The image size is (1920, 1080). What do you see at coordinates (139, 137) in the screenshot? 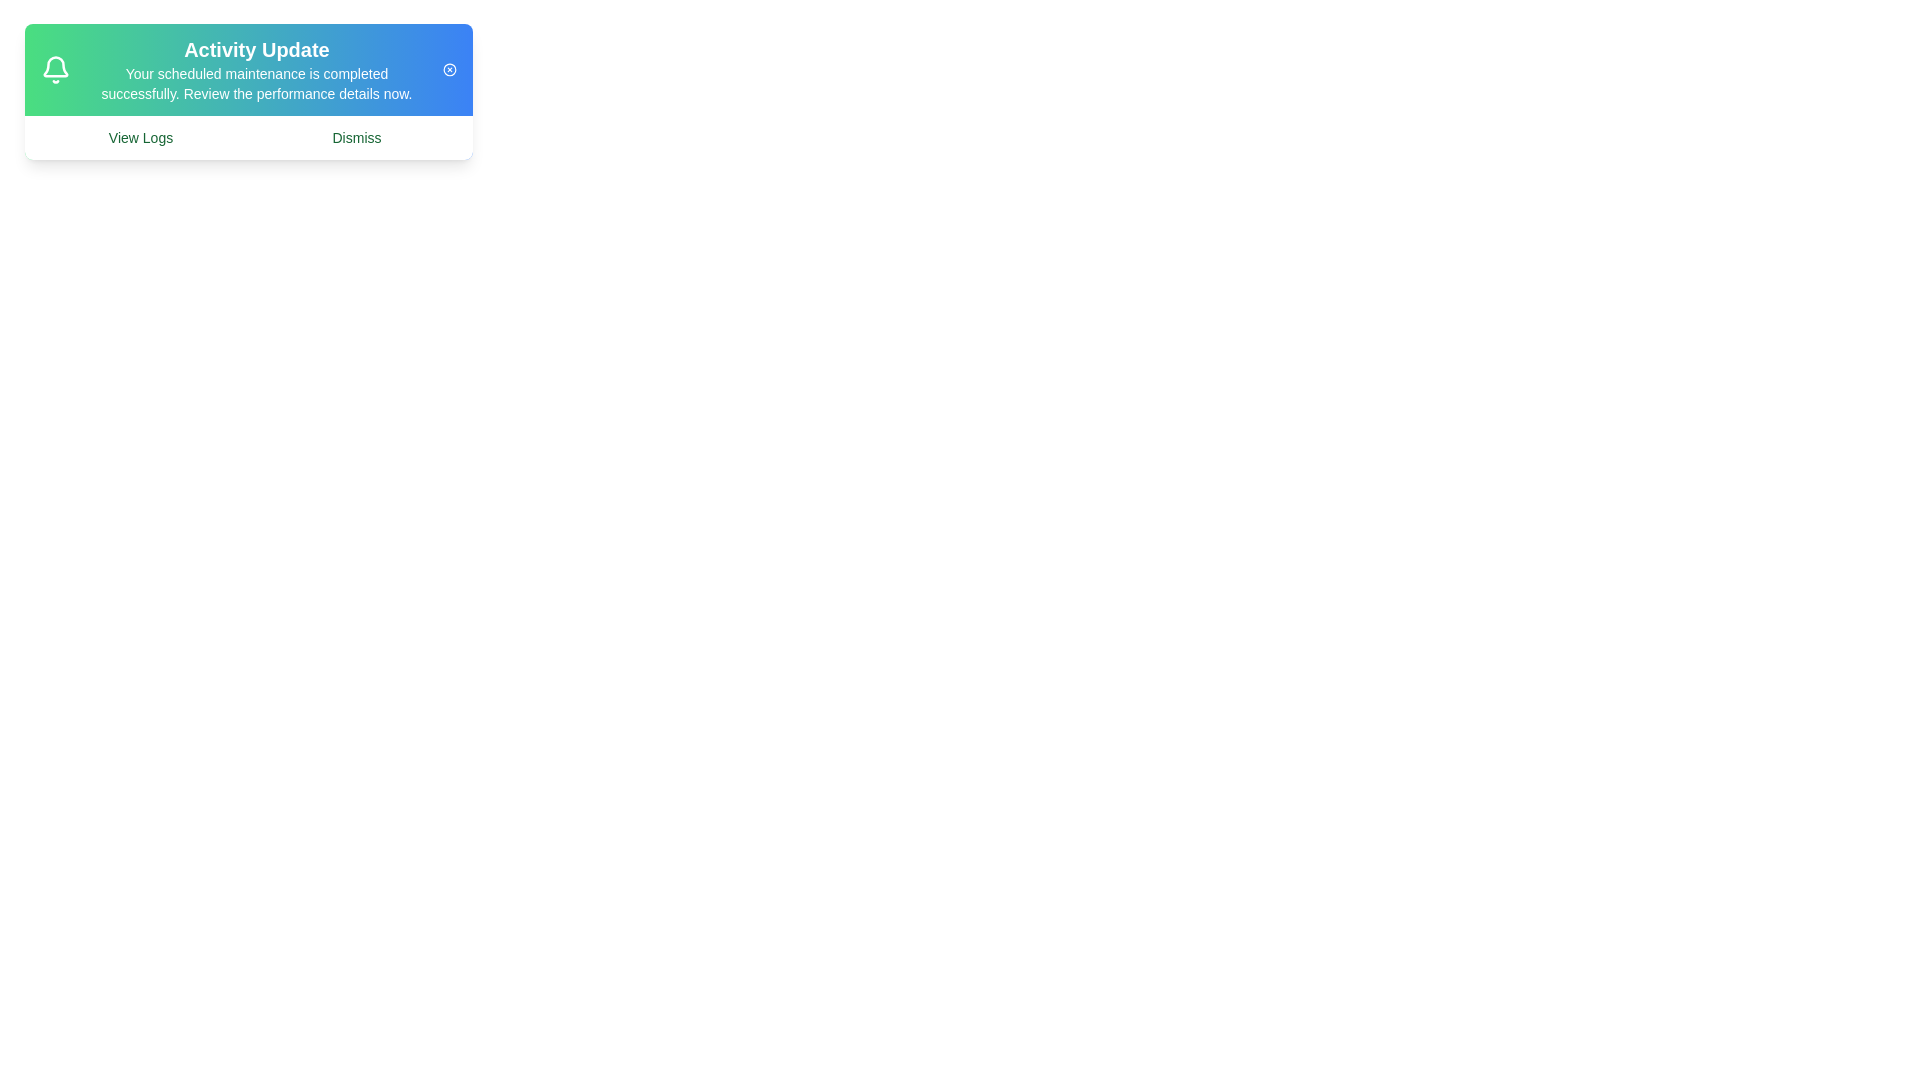
I see `the 'View Logs' button to navigate to the logs` at bounding box center [139, 137].